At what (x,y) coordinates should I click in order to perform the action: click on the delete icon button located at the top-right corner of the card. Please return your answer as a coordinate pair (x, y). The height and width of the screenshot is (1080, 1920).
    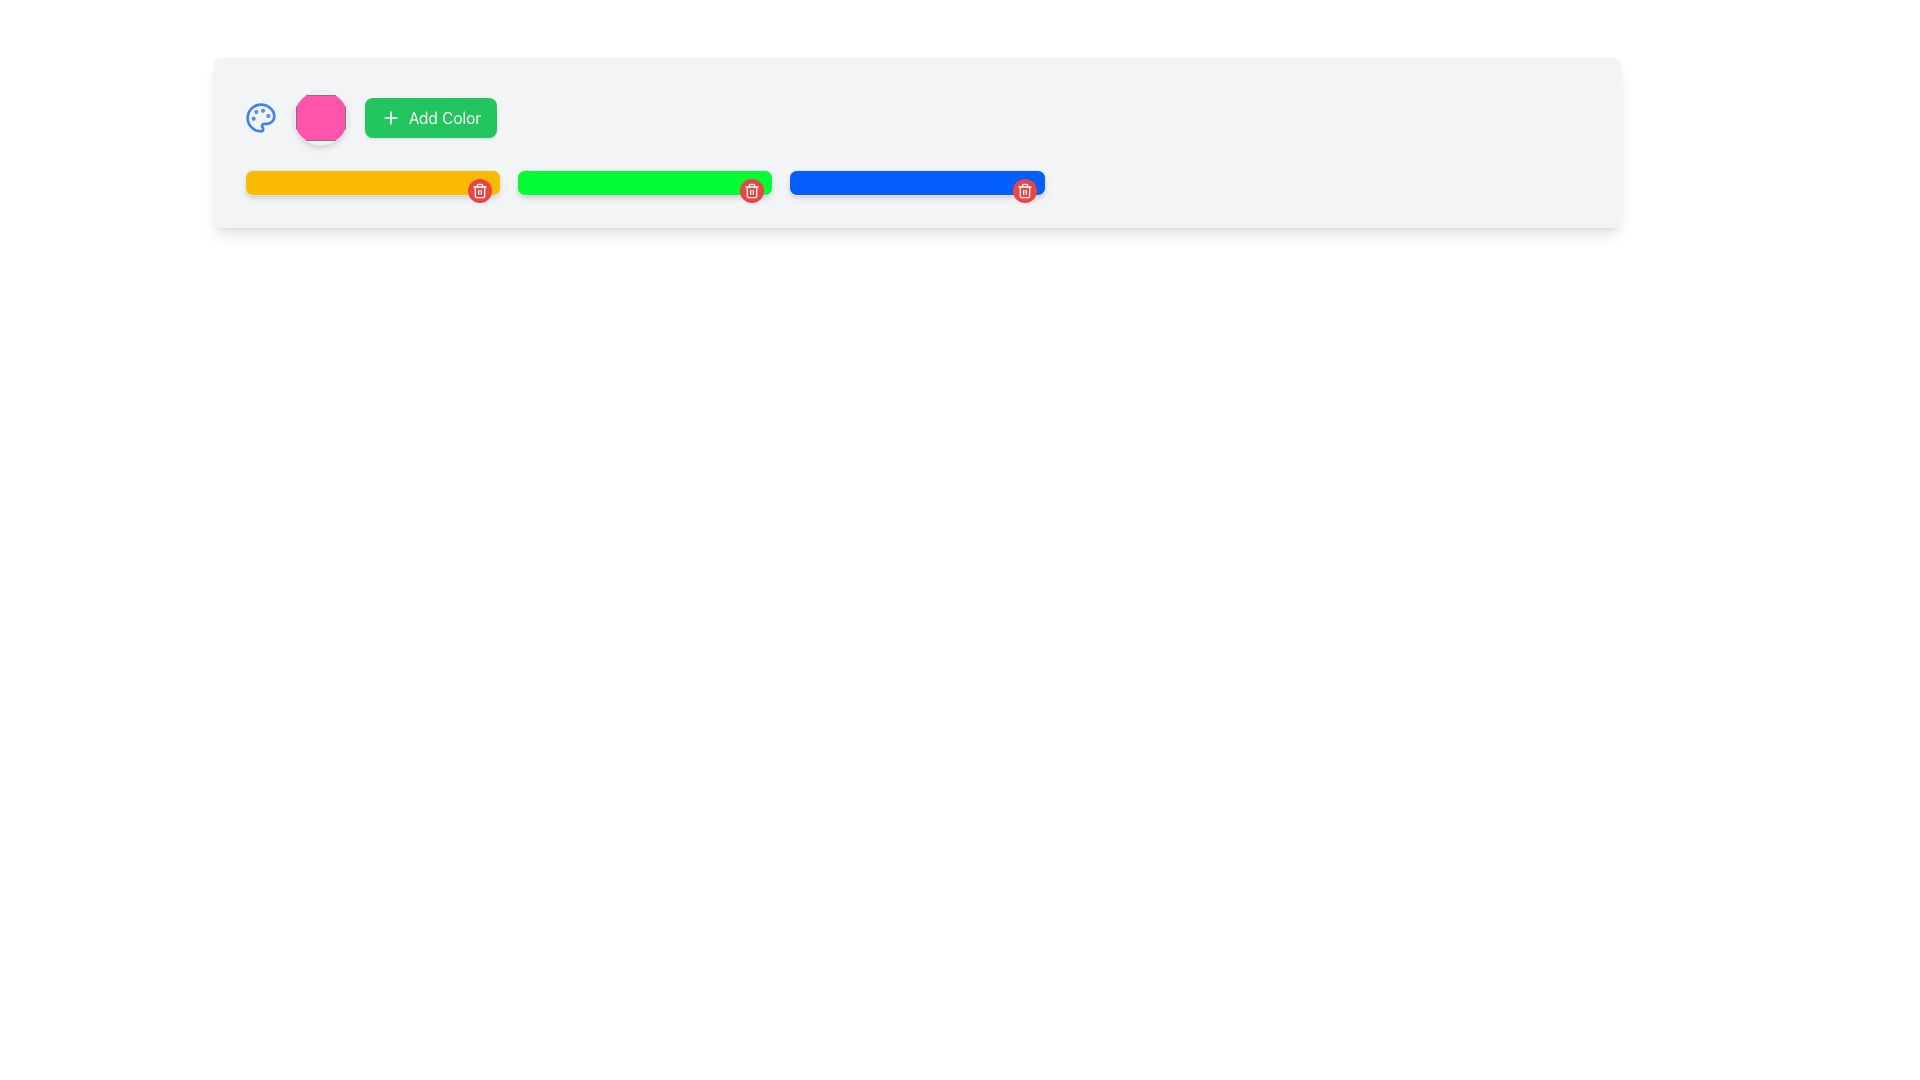
    Looking at the image, I should click on (751, 191).